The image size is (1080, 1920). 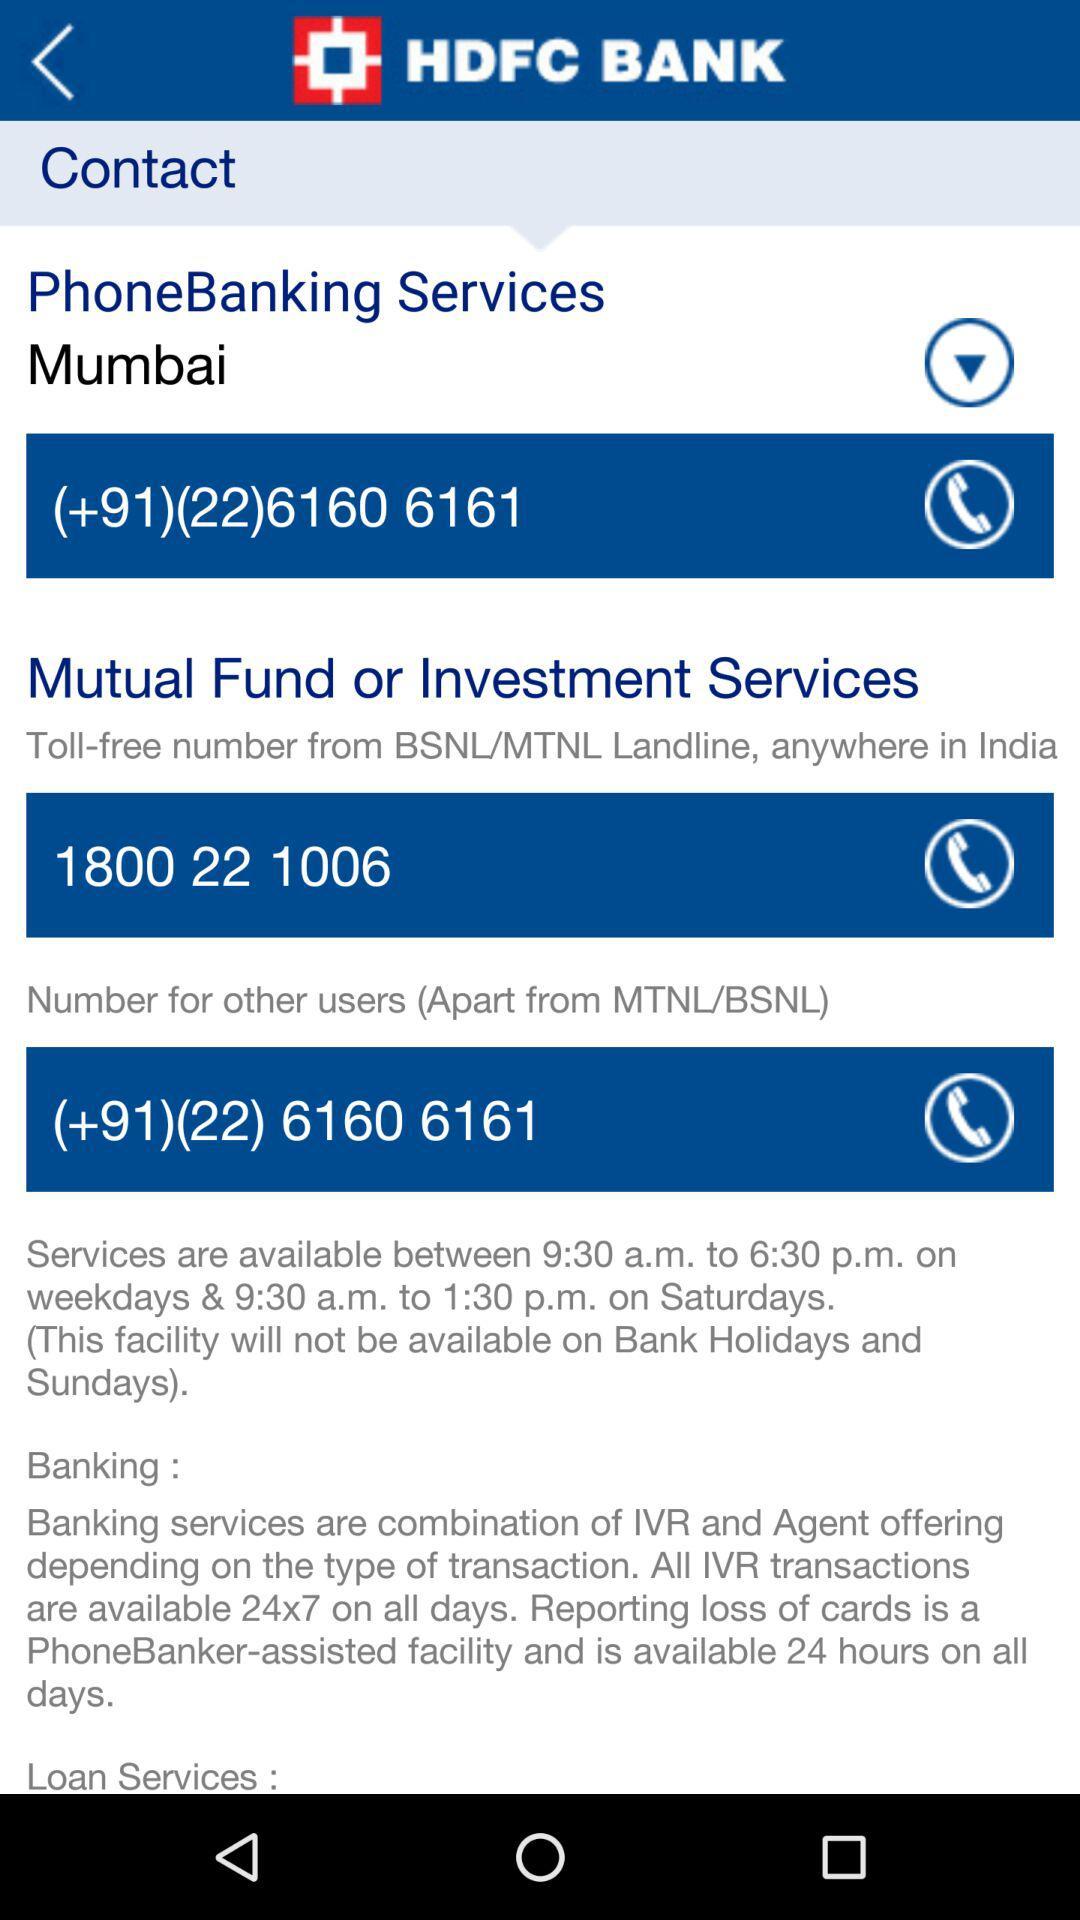 What do you see at coordinates (968, 1196) in the screenshot?
I see `the call icon` at bounding box center [968, 1196].